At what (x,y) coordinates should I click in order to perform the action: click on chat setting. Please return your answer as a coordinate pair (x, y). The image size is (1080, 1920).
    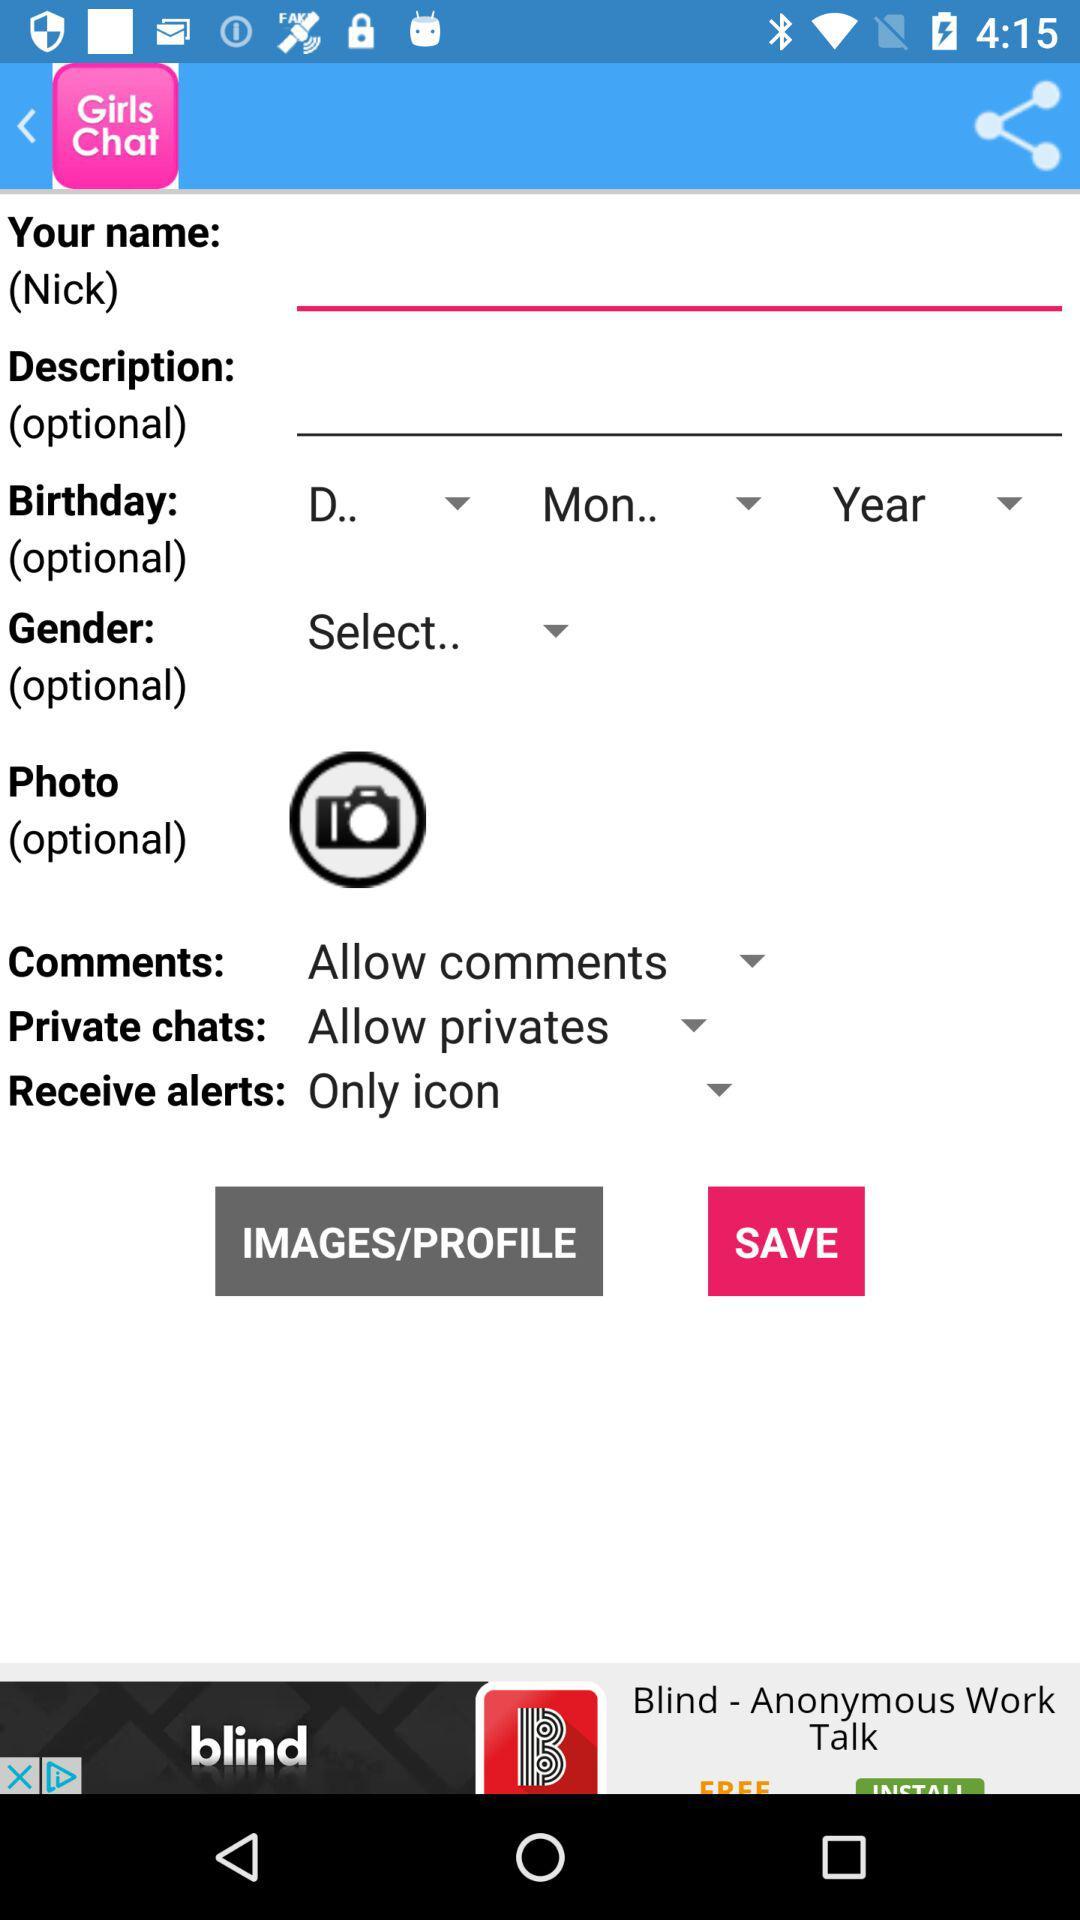
    Looking at the image, I should click on (115, 124).